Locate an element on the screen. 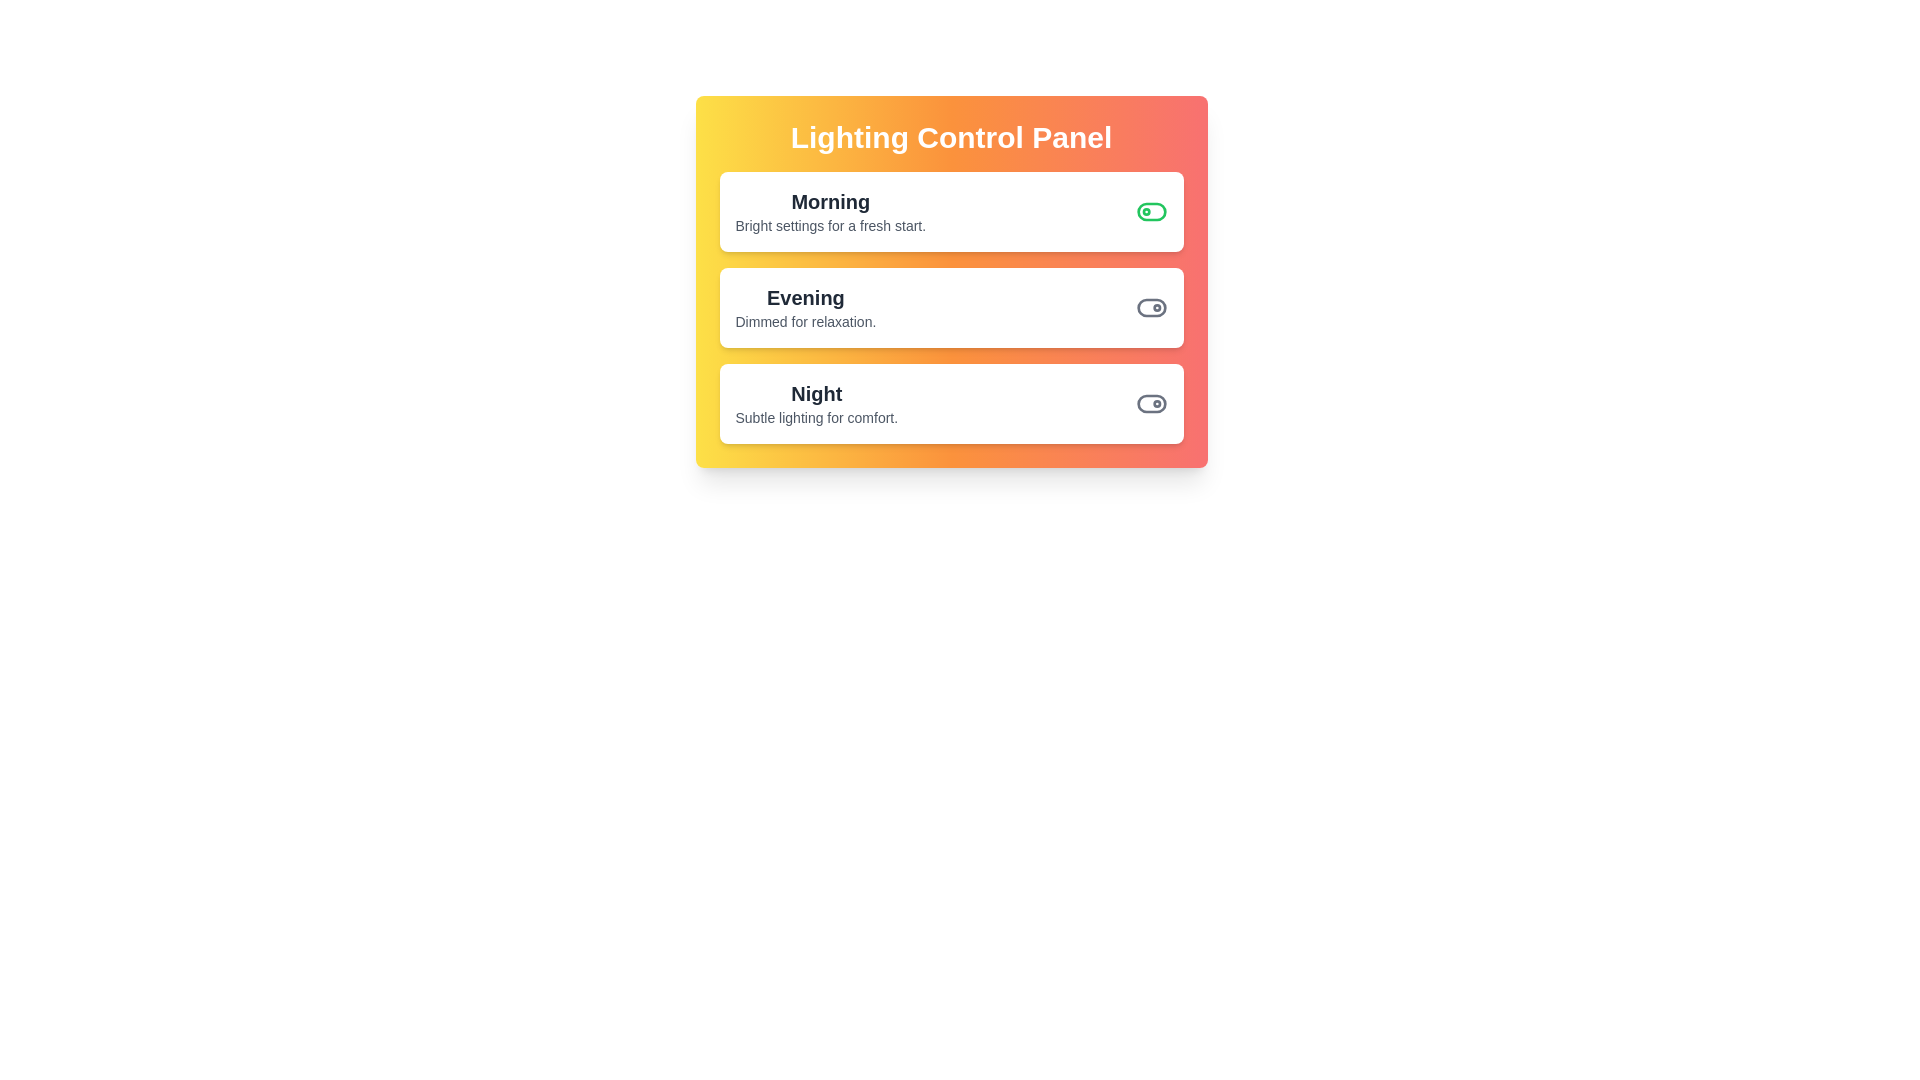 The image size is (1920, 1080). the scene Morning is located at coordinates (1151, 212).